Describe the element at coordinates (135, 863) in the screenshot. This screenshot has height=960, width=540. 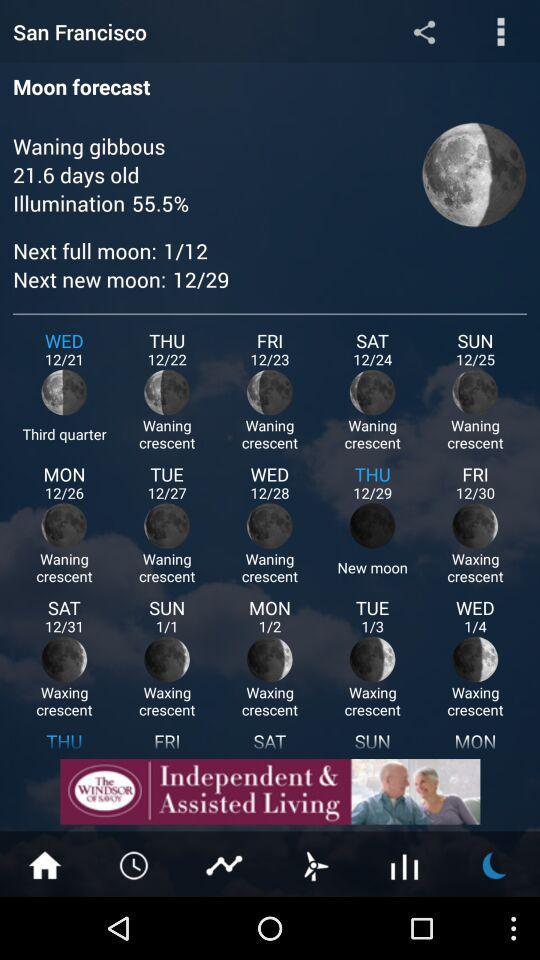
I see `an hour` at that location.